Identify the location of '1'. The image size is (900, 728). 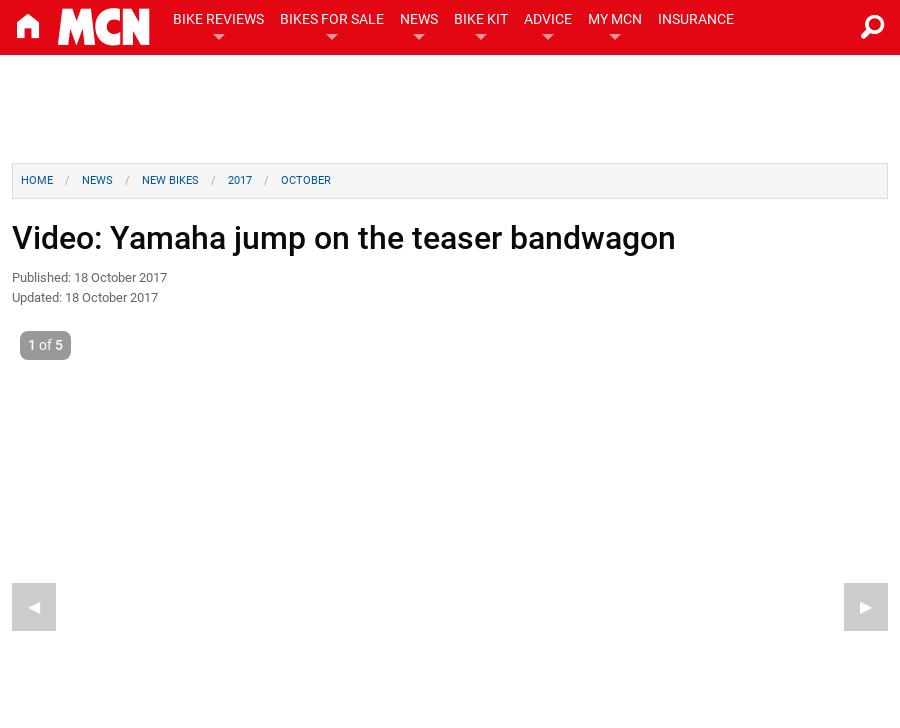
(31, 344).